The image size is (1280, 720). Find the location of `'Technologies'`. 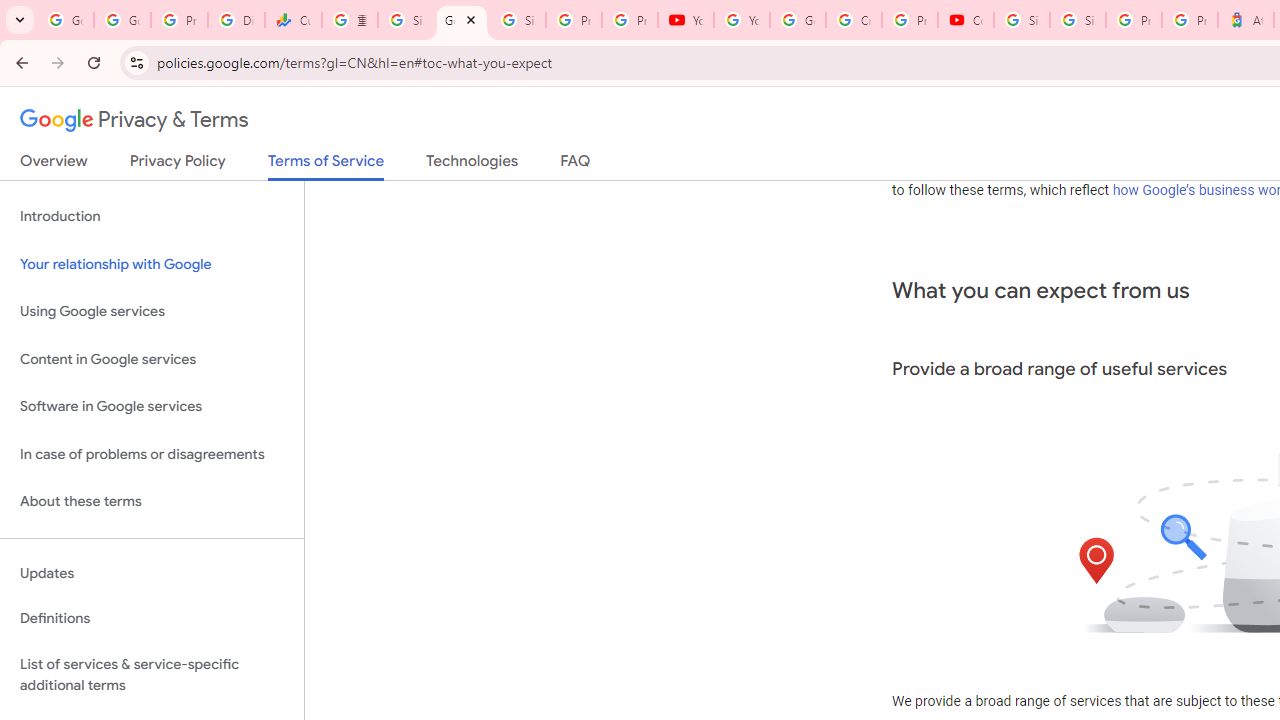

'Technologies' is located at coordinates (471, 164).